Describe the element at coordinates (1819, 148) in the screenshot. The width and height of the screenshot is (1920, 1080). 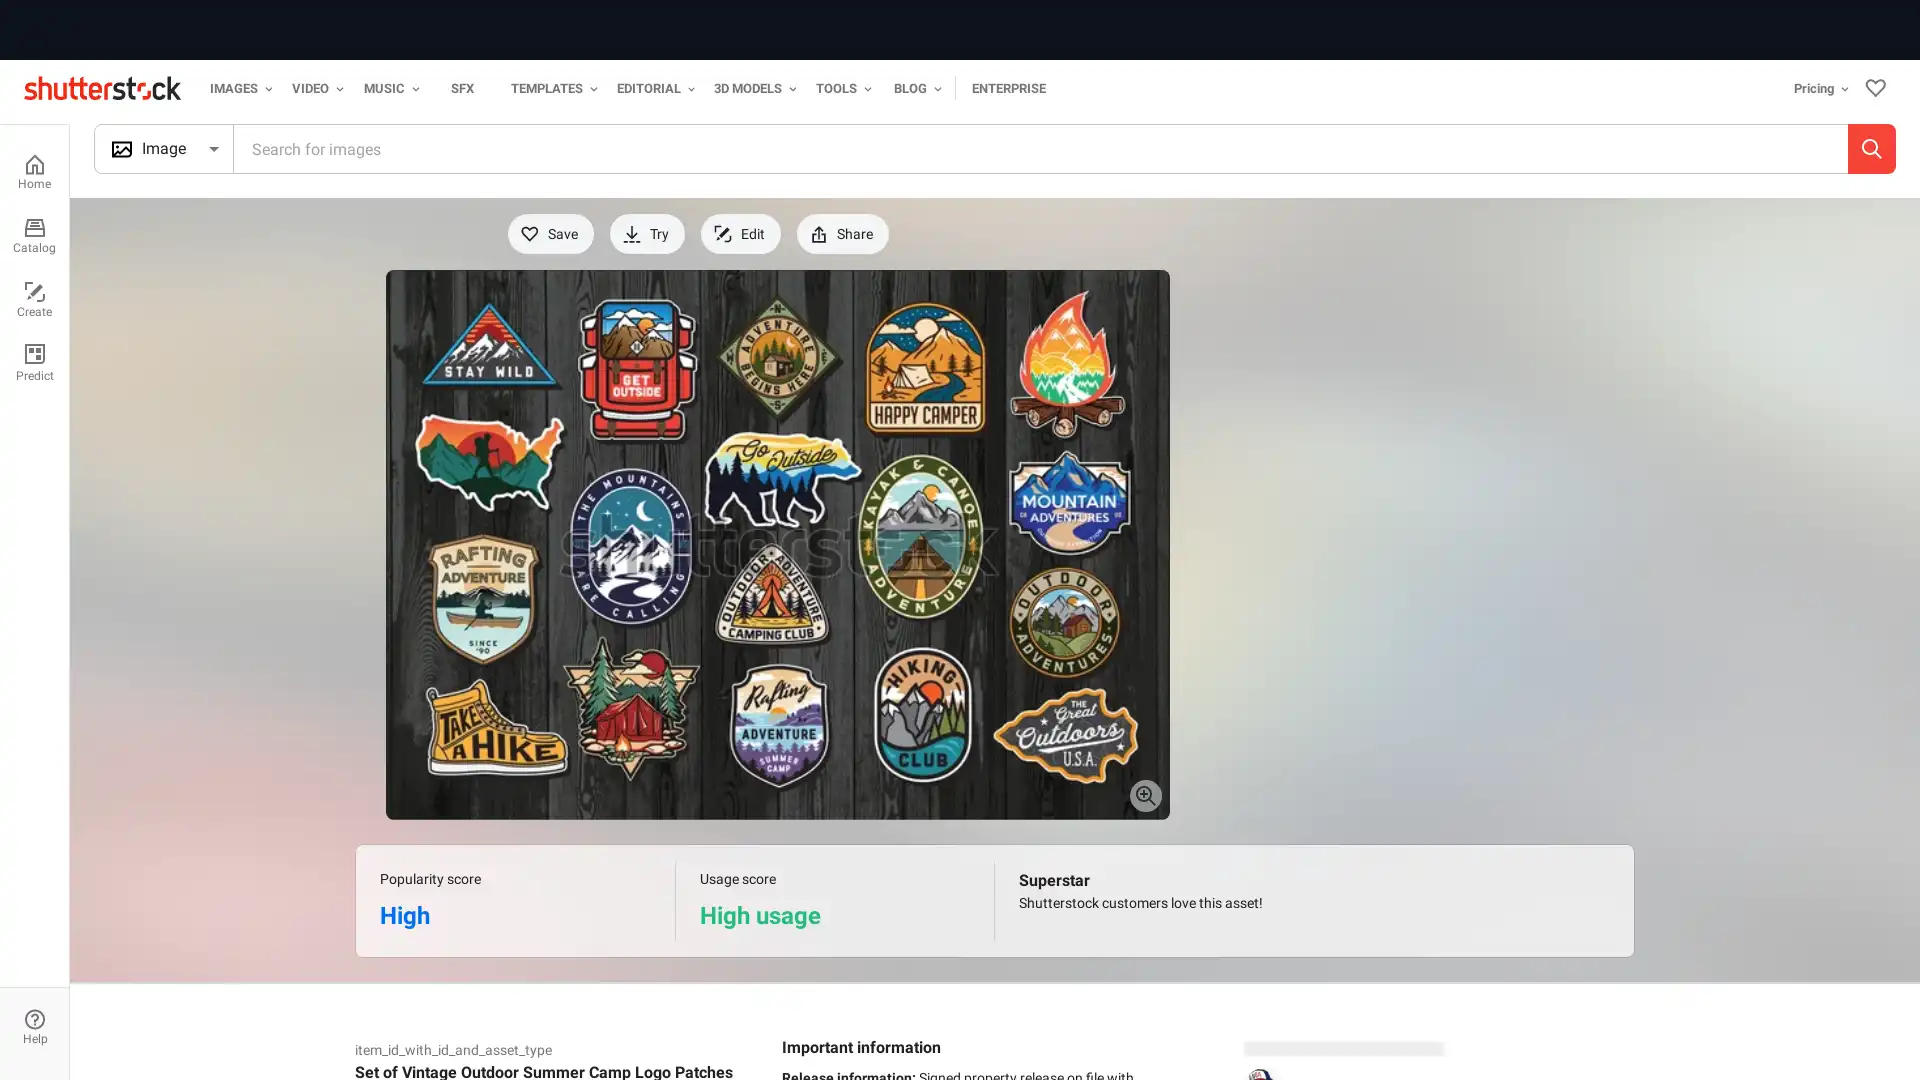
I see `Search by image` at that location.